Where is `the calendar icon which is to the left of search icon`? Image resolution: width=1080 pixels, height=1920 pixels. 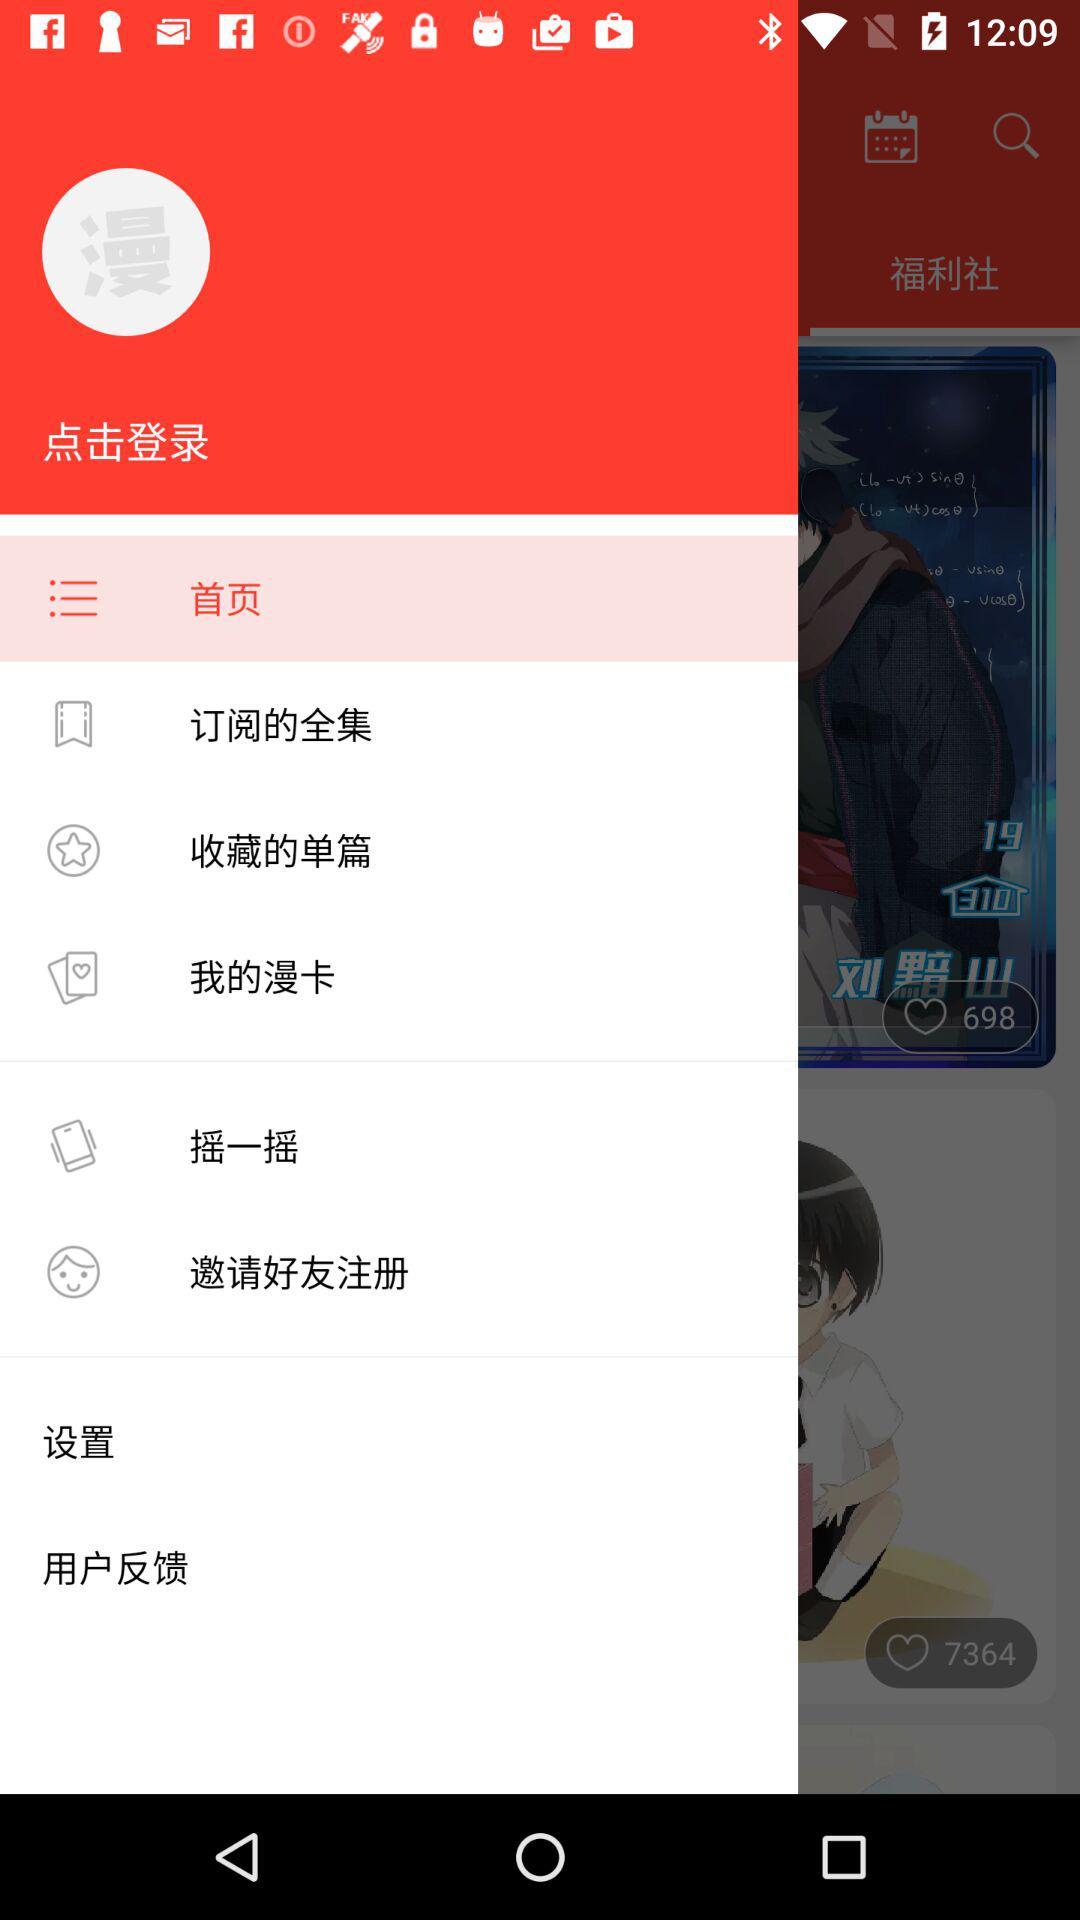
the calendar icon which is to the left of search icon is located at coordinates (890, 136).